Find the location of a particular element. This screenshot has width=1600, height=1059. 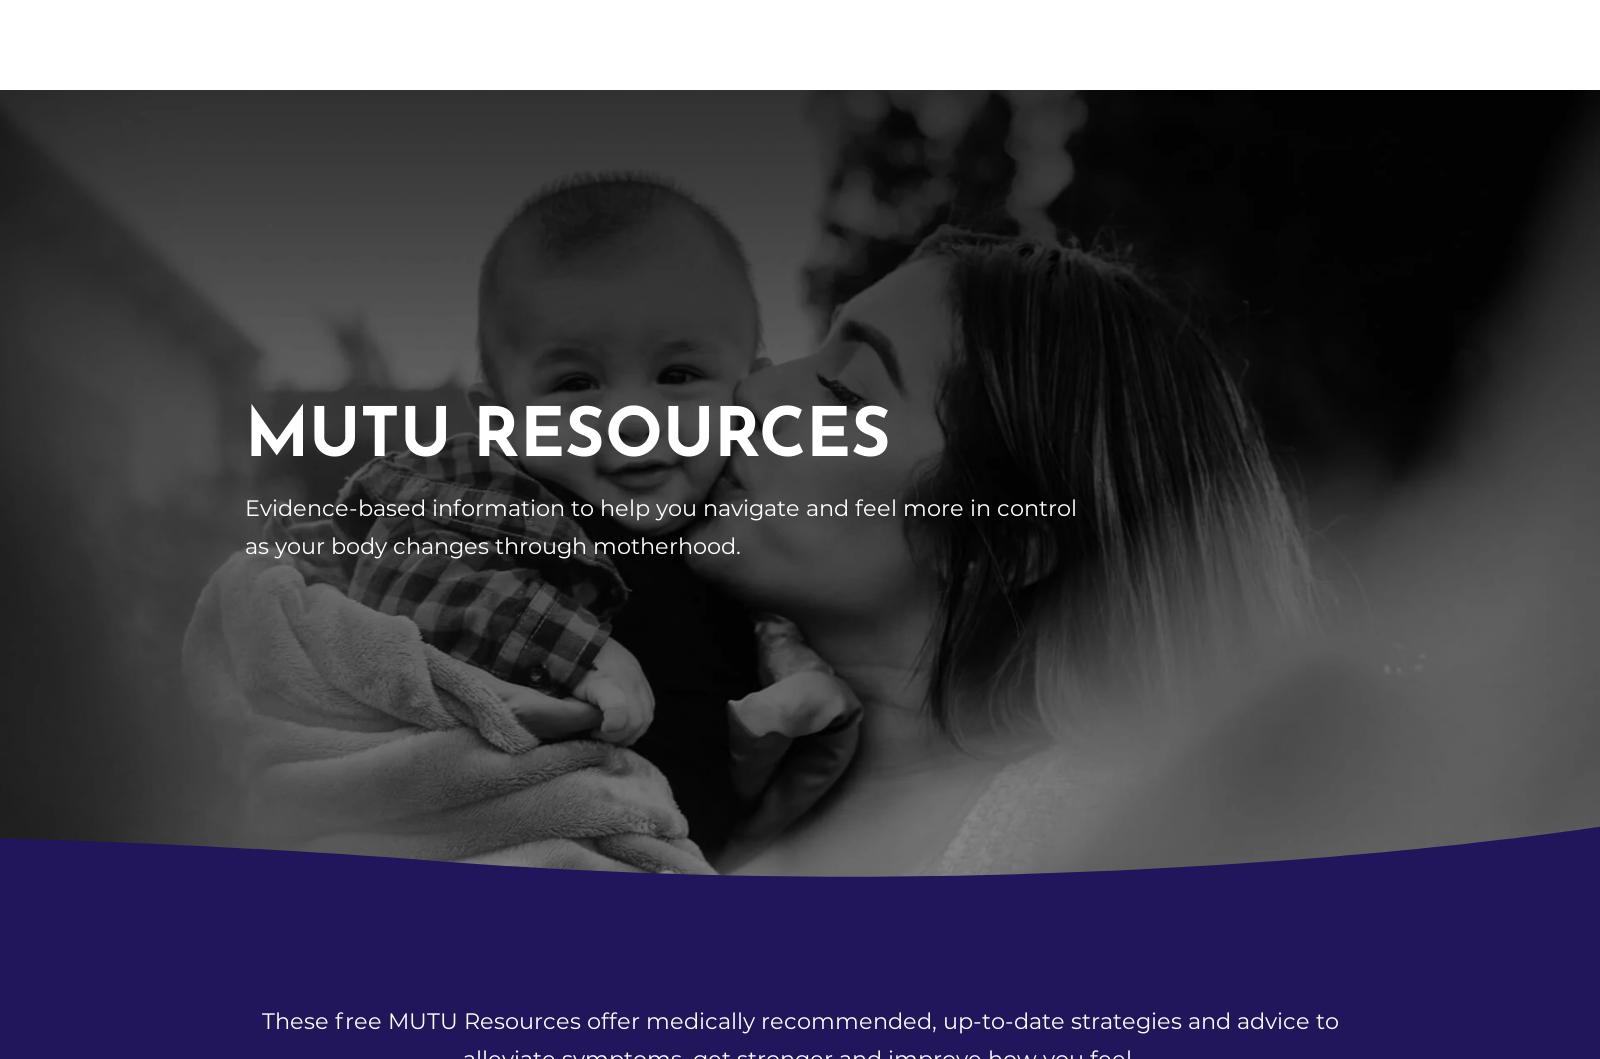

'Start Free Trial' is located at coordinates (957, 101).